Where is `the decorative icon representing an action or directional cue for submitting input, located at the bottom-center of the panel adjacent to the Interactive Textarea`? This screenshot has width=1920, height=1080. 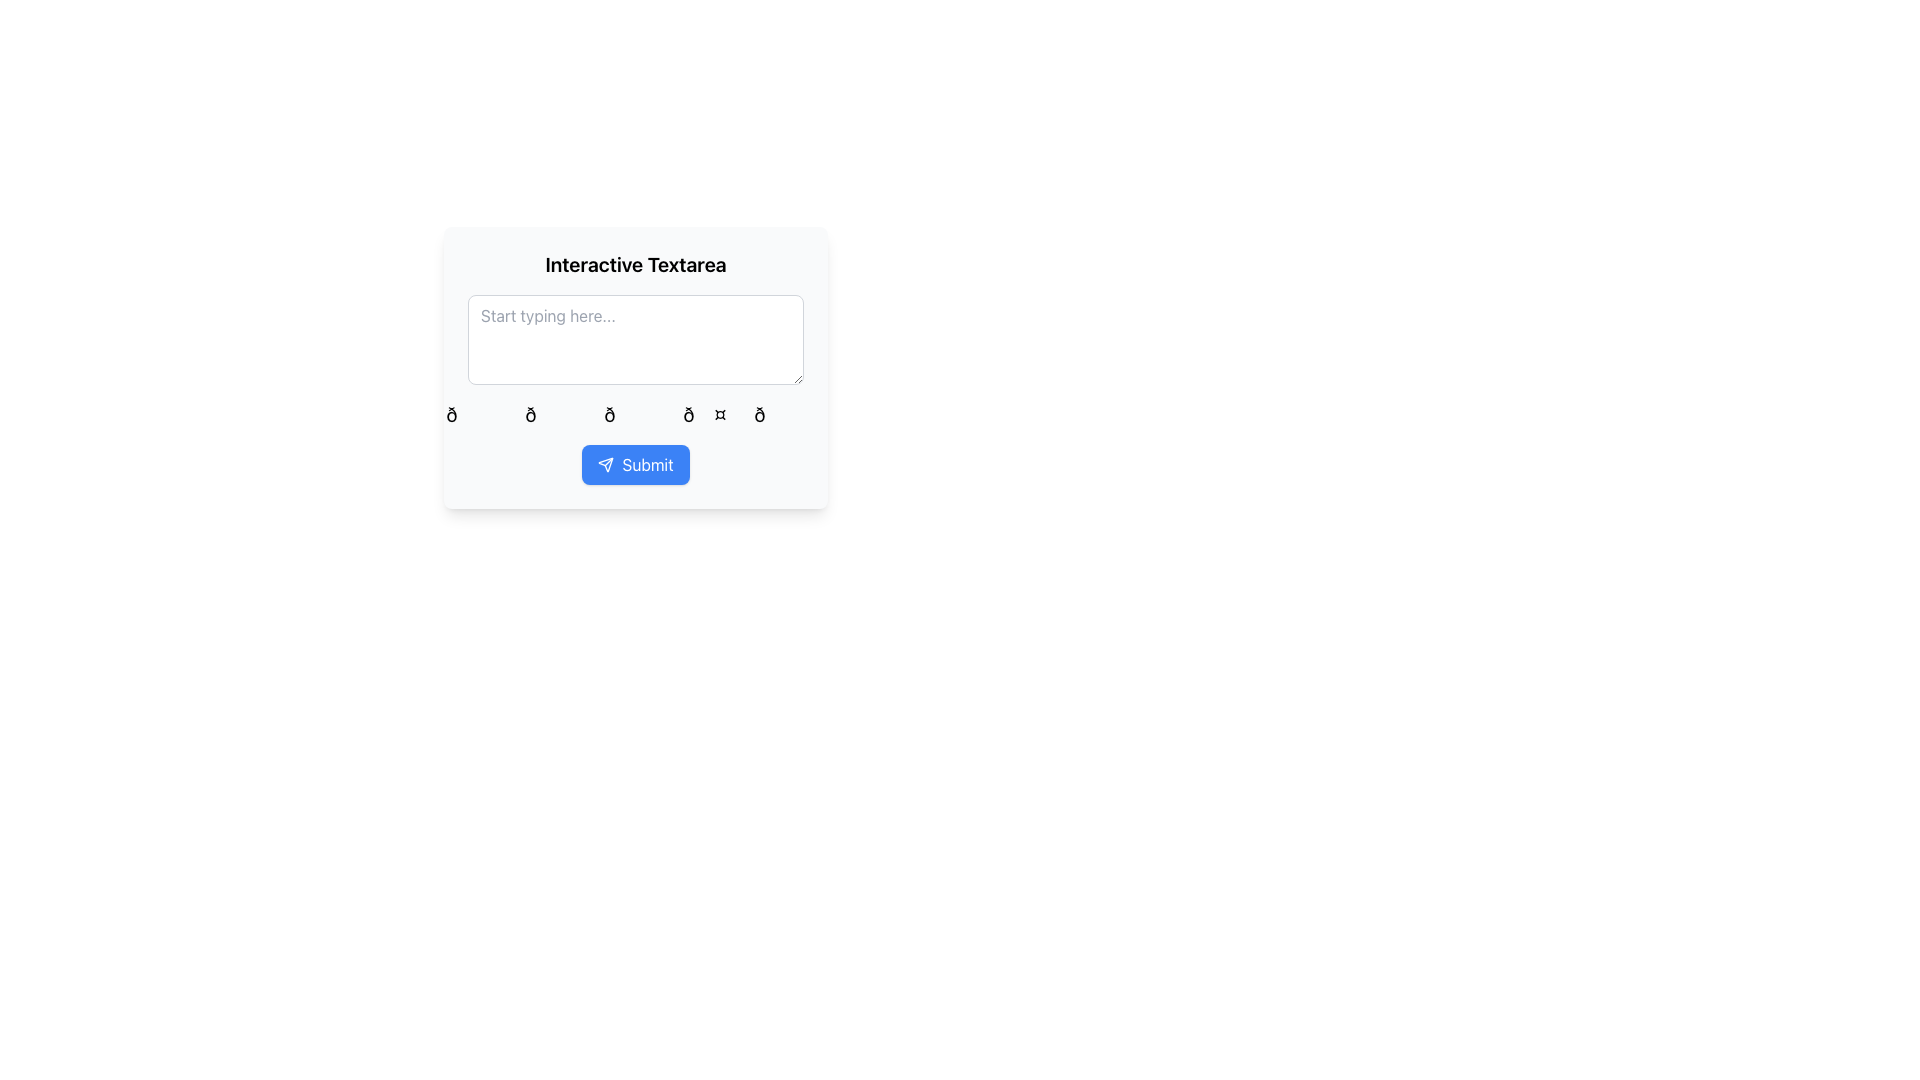 the decorative icon representing an action or directional cue for submitting input, located at the bottom-center of the panel adjacent to the Interactive Textarea is located at coordinates (605, 465).